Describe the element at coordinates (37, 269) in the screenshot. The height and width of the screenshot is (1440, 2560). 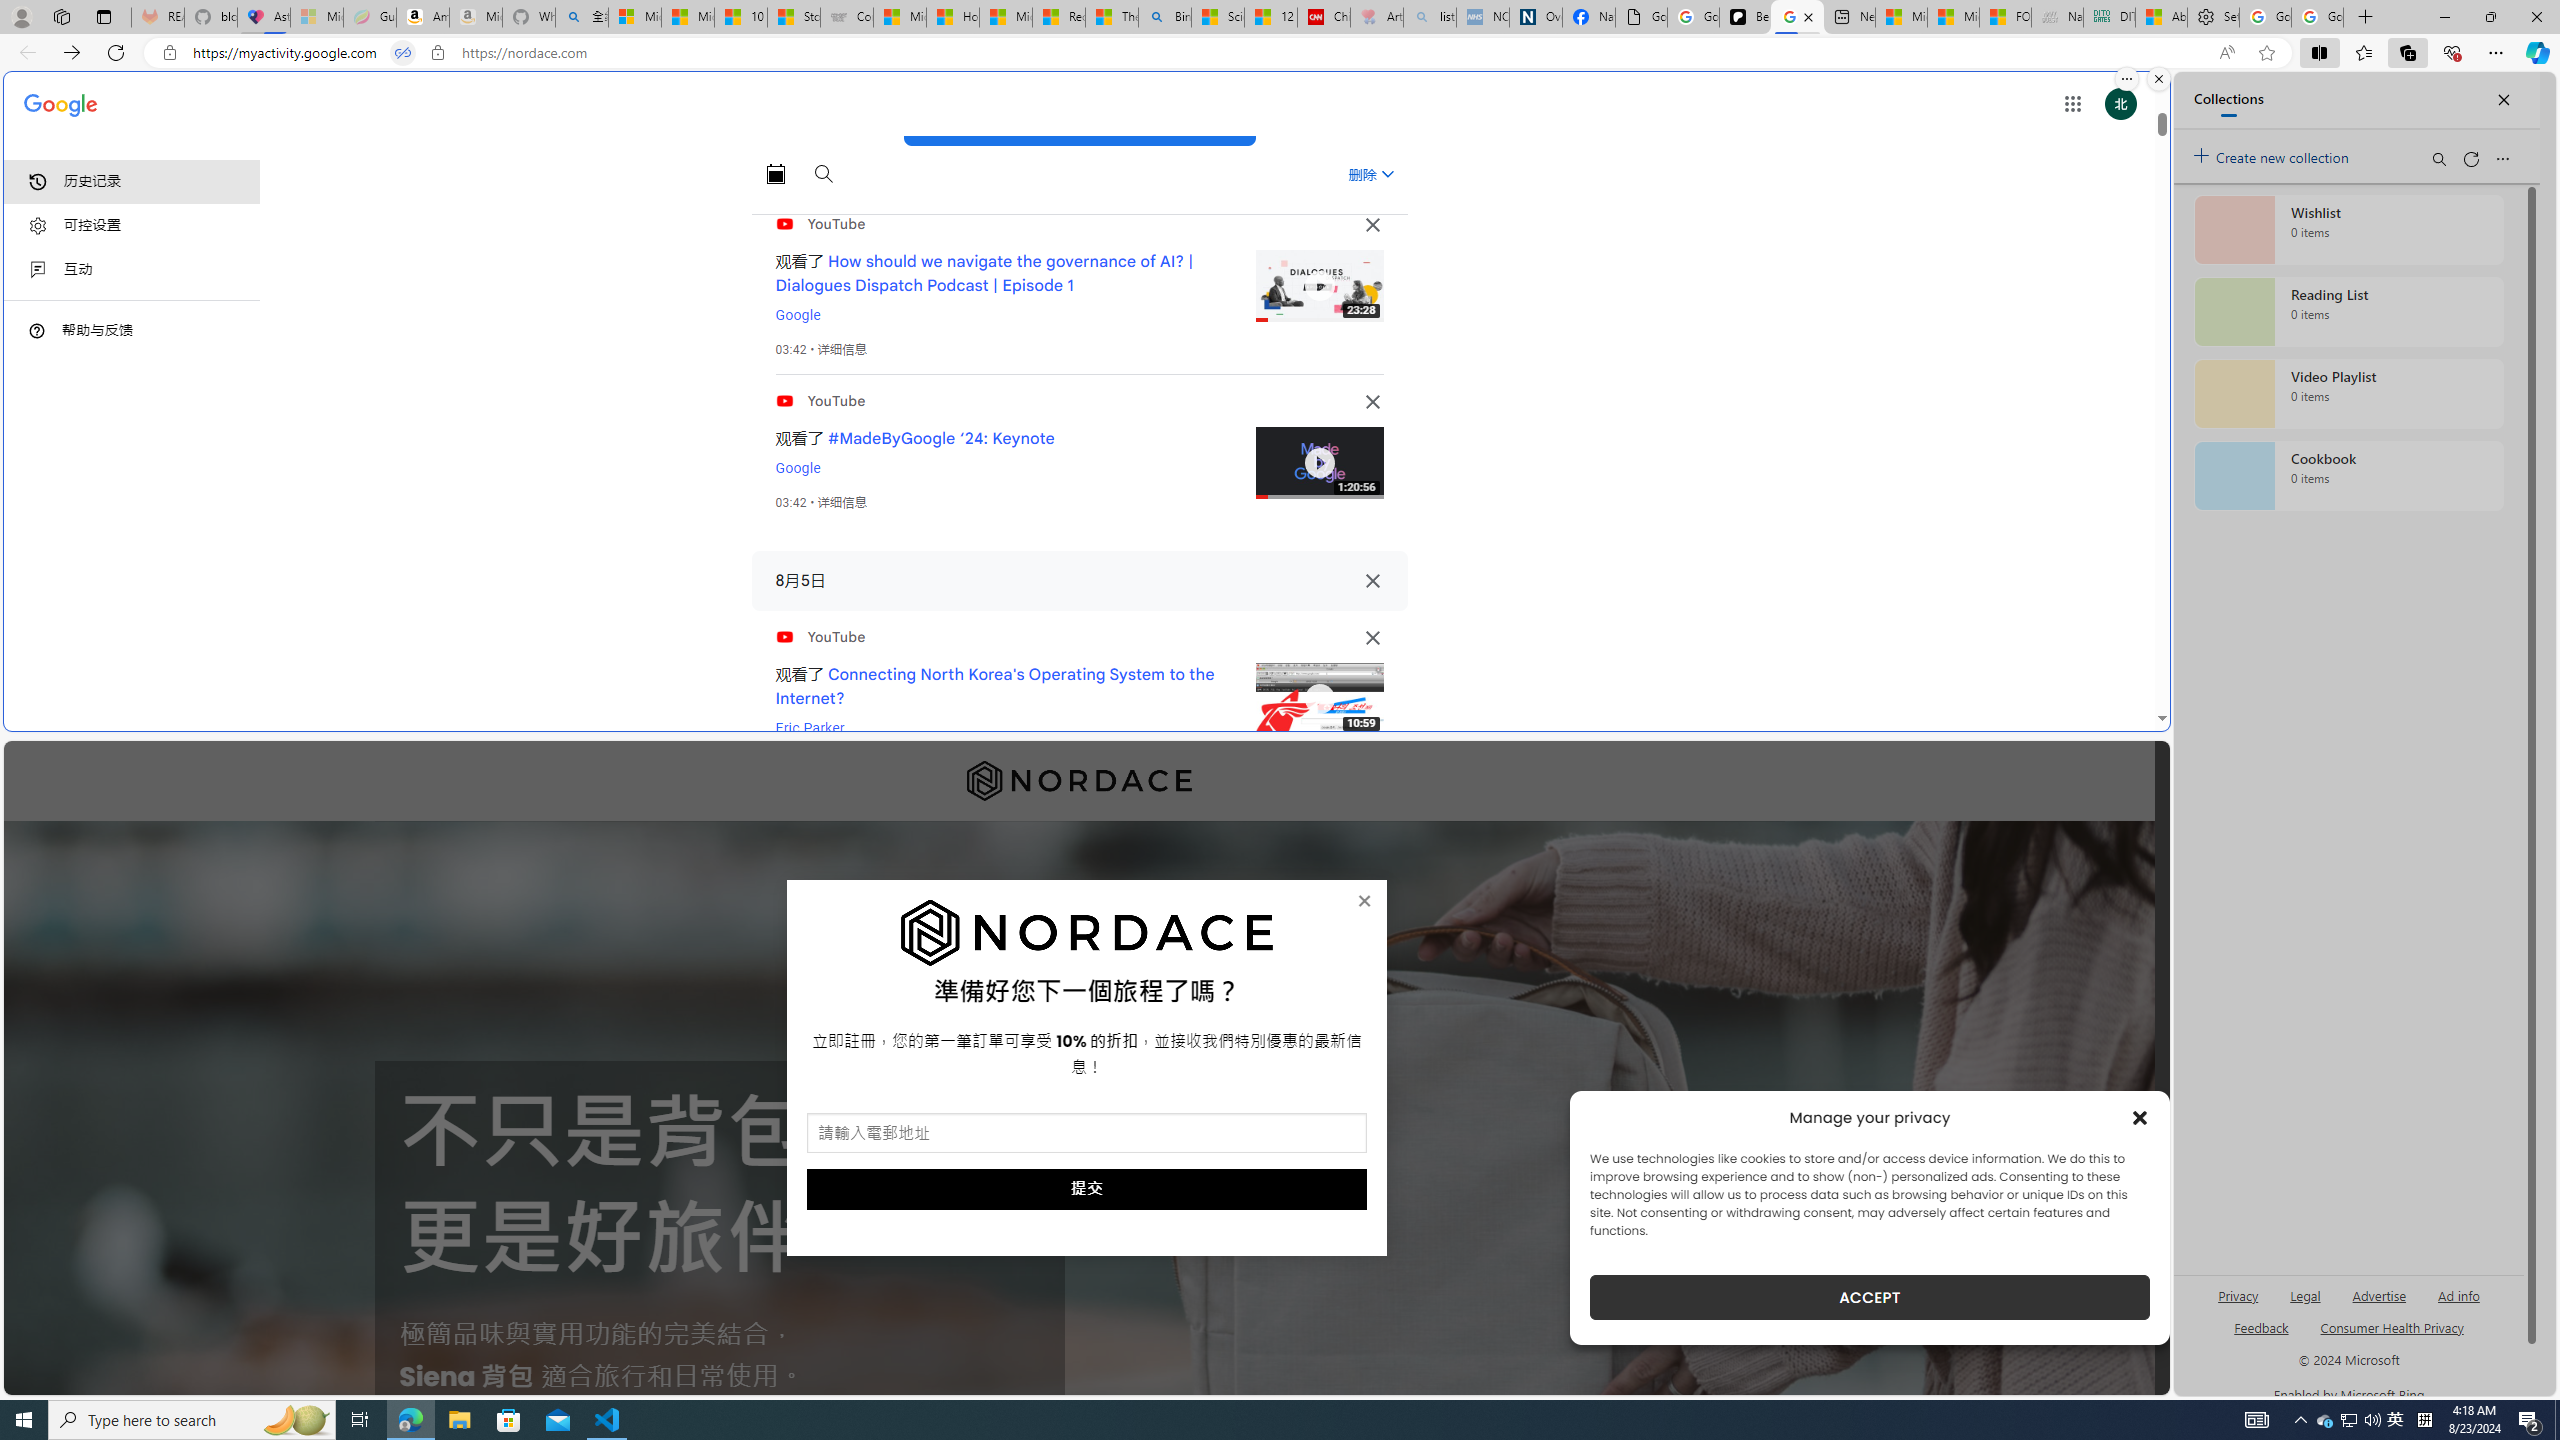
I see `'Class: i2GIId'` at that location.